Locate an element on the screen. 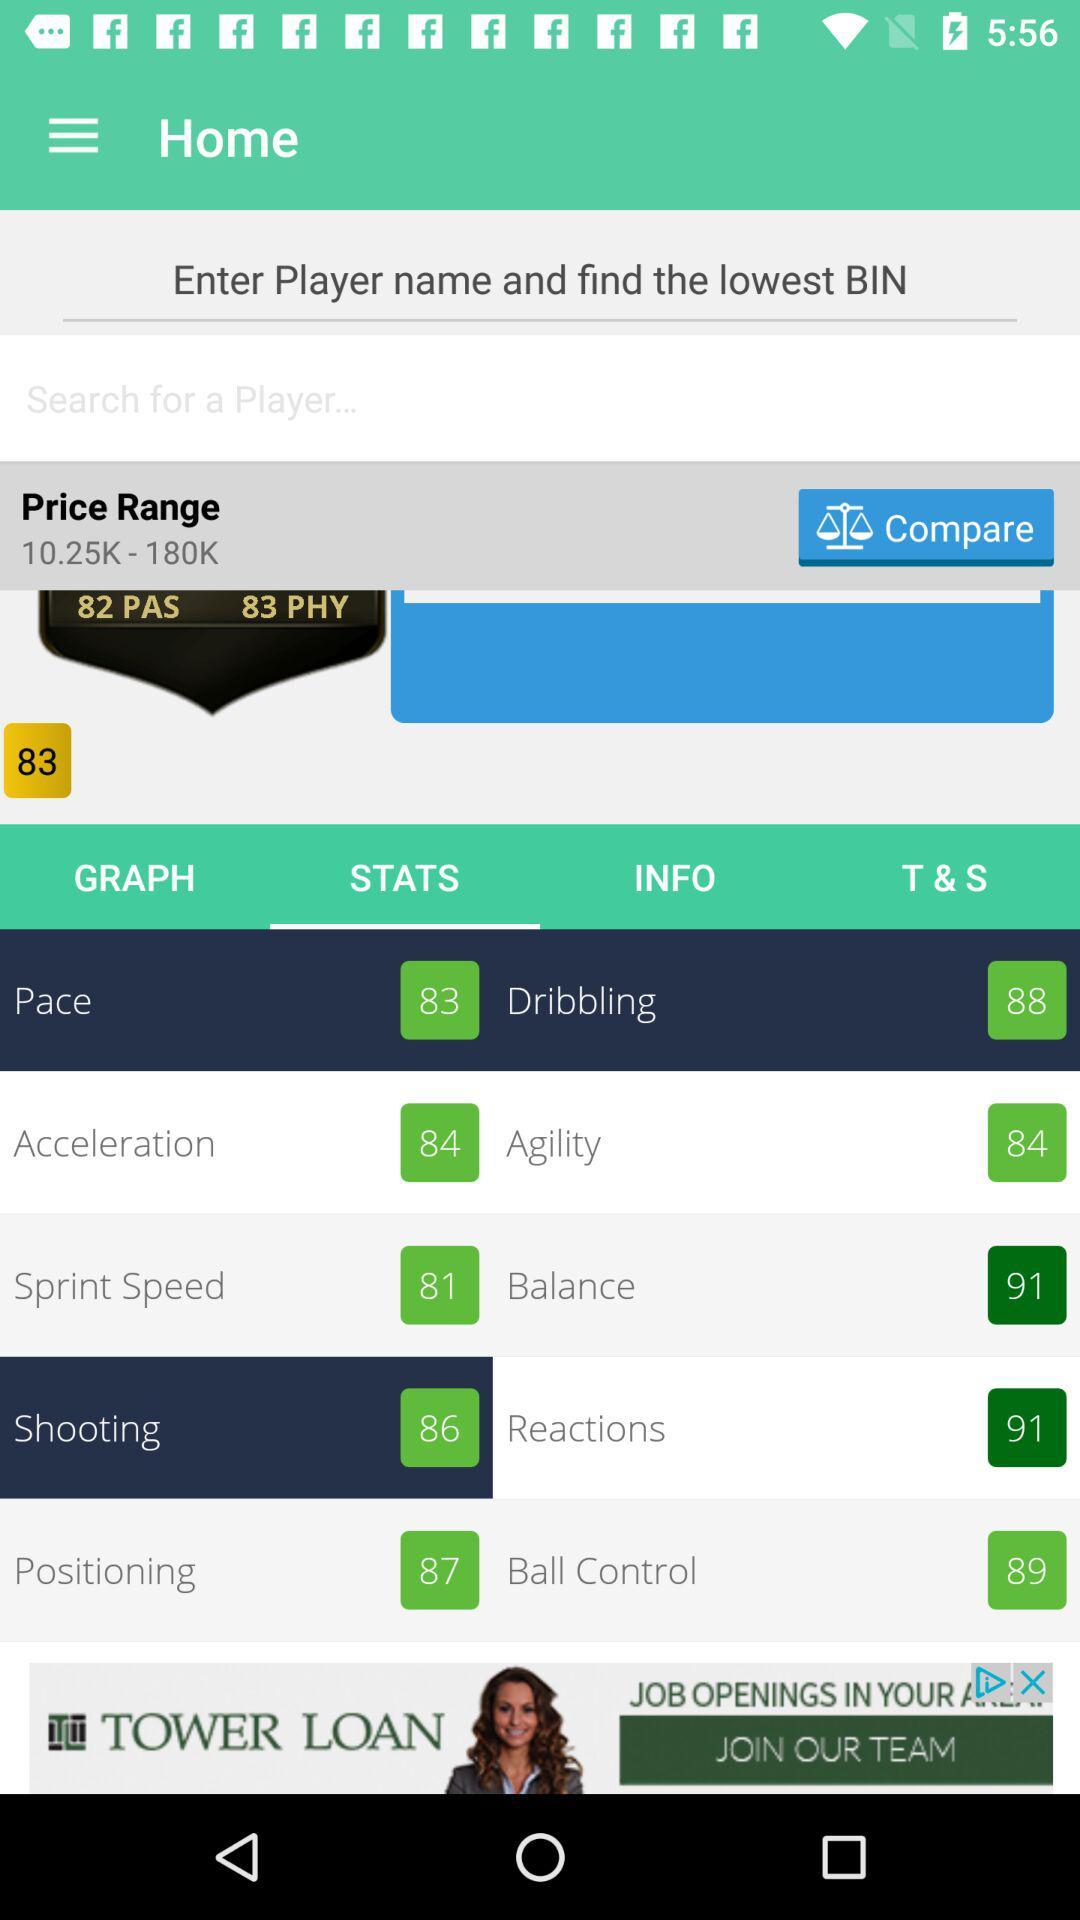 This screenshot has height=1920, width=1080. search bar is located at coordinates (540, 398).